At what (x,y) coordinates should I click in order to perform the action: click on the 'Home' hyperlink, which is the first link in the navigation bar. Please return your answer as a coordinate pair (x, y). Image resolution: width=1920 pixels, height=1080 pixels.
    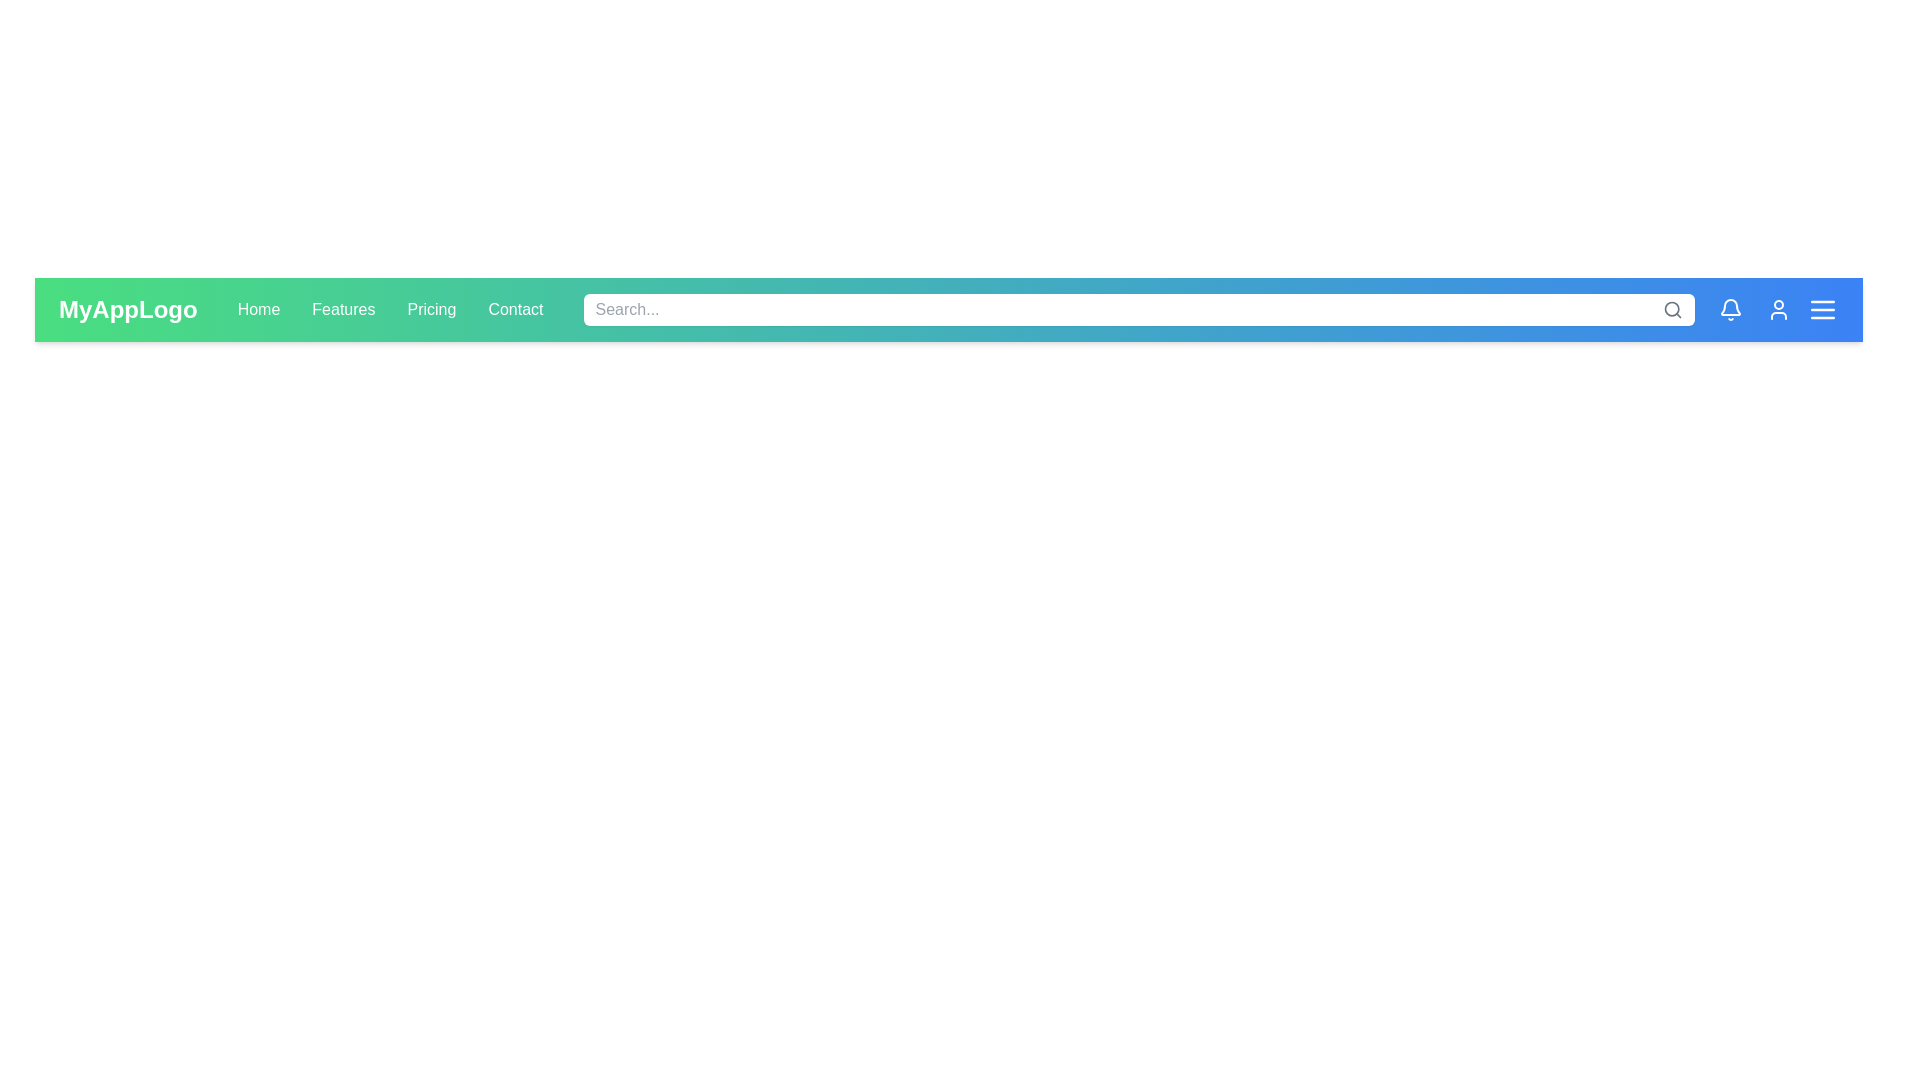
    Looking at the image, I should click on (258, 309).